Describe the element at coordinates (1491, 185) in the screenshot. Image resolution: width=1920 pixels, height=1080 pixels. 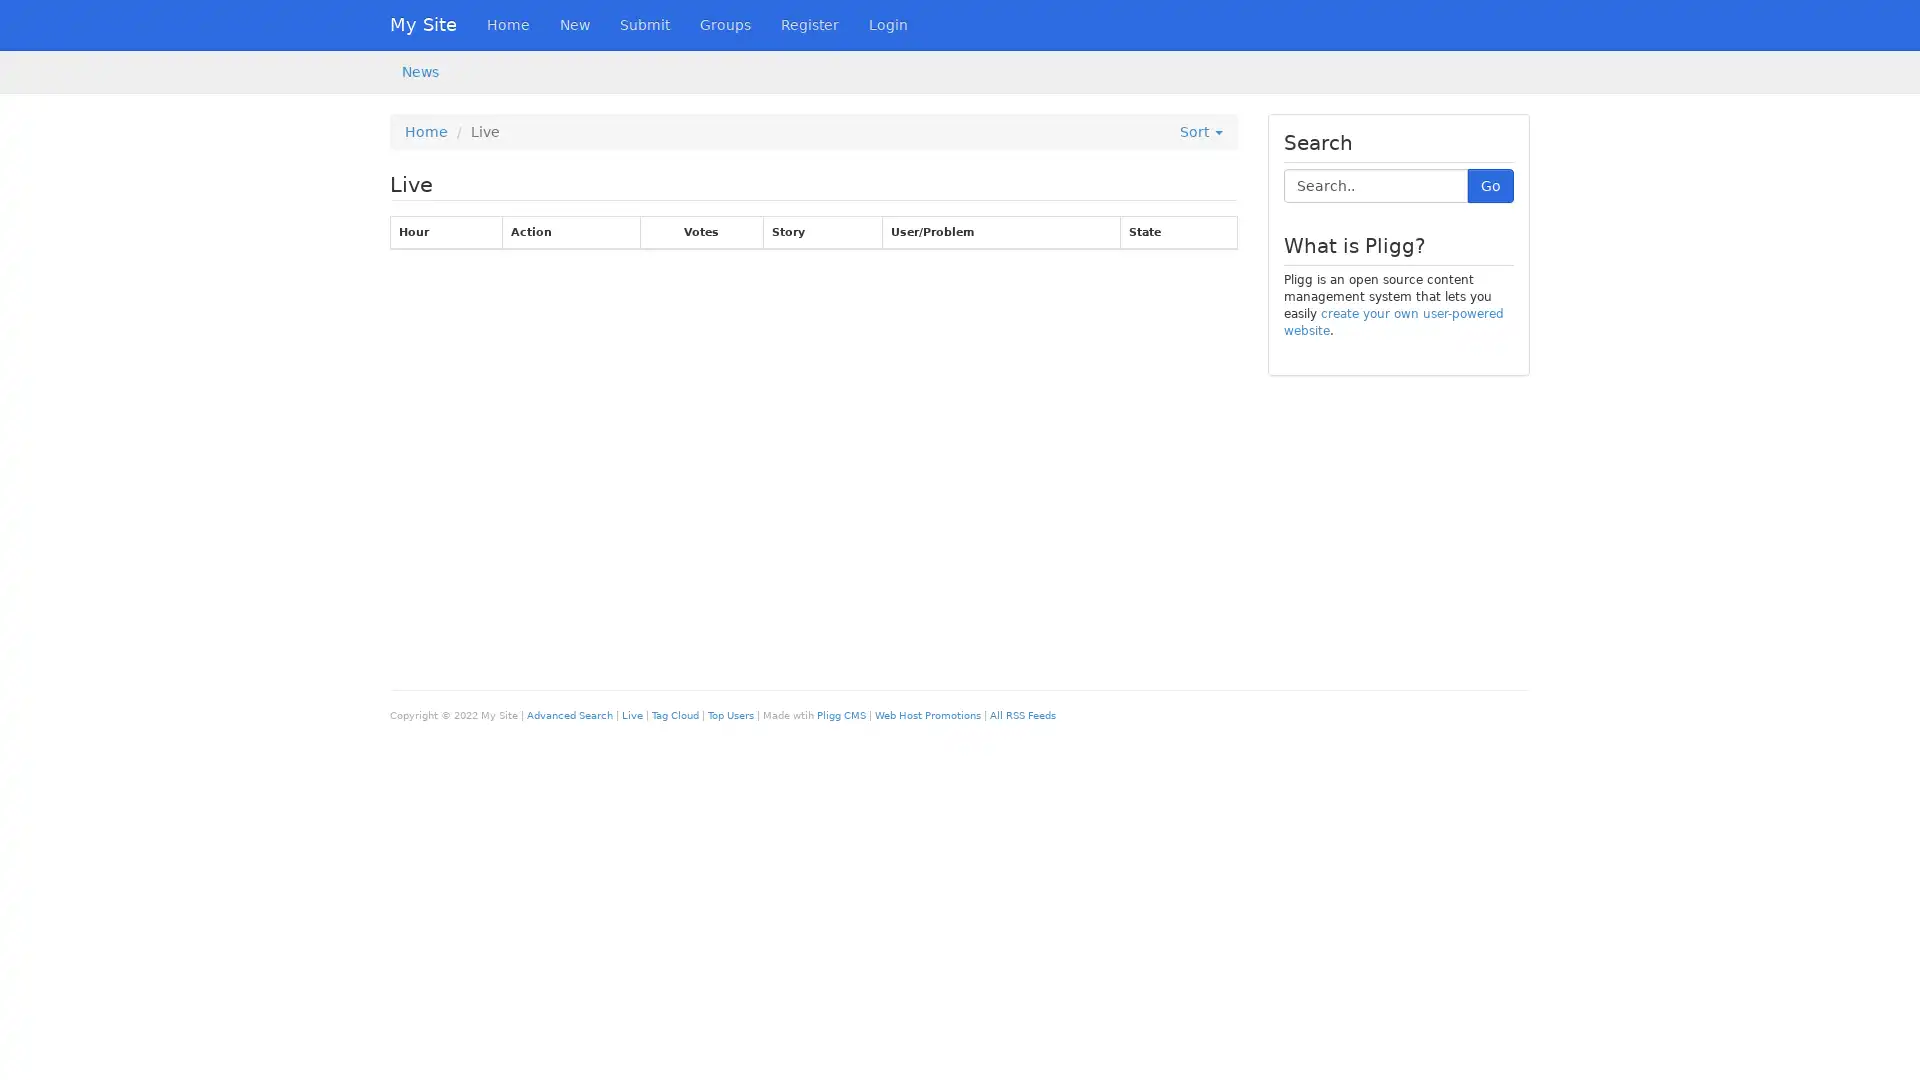
I see `Go` at that location.